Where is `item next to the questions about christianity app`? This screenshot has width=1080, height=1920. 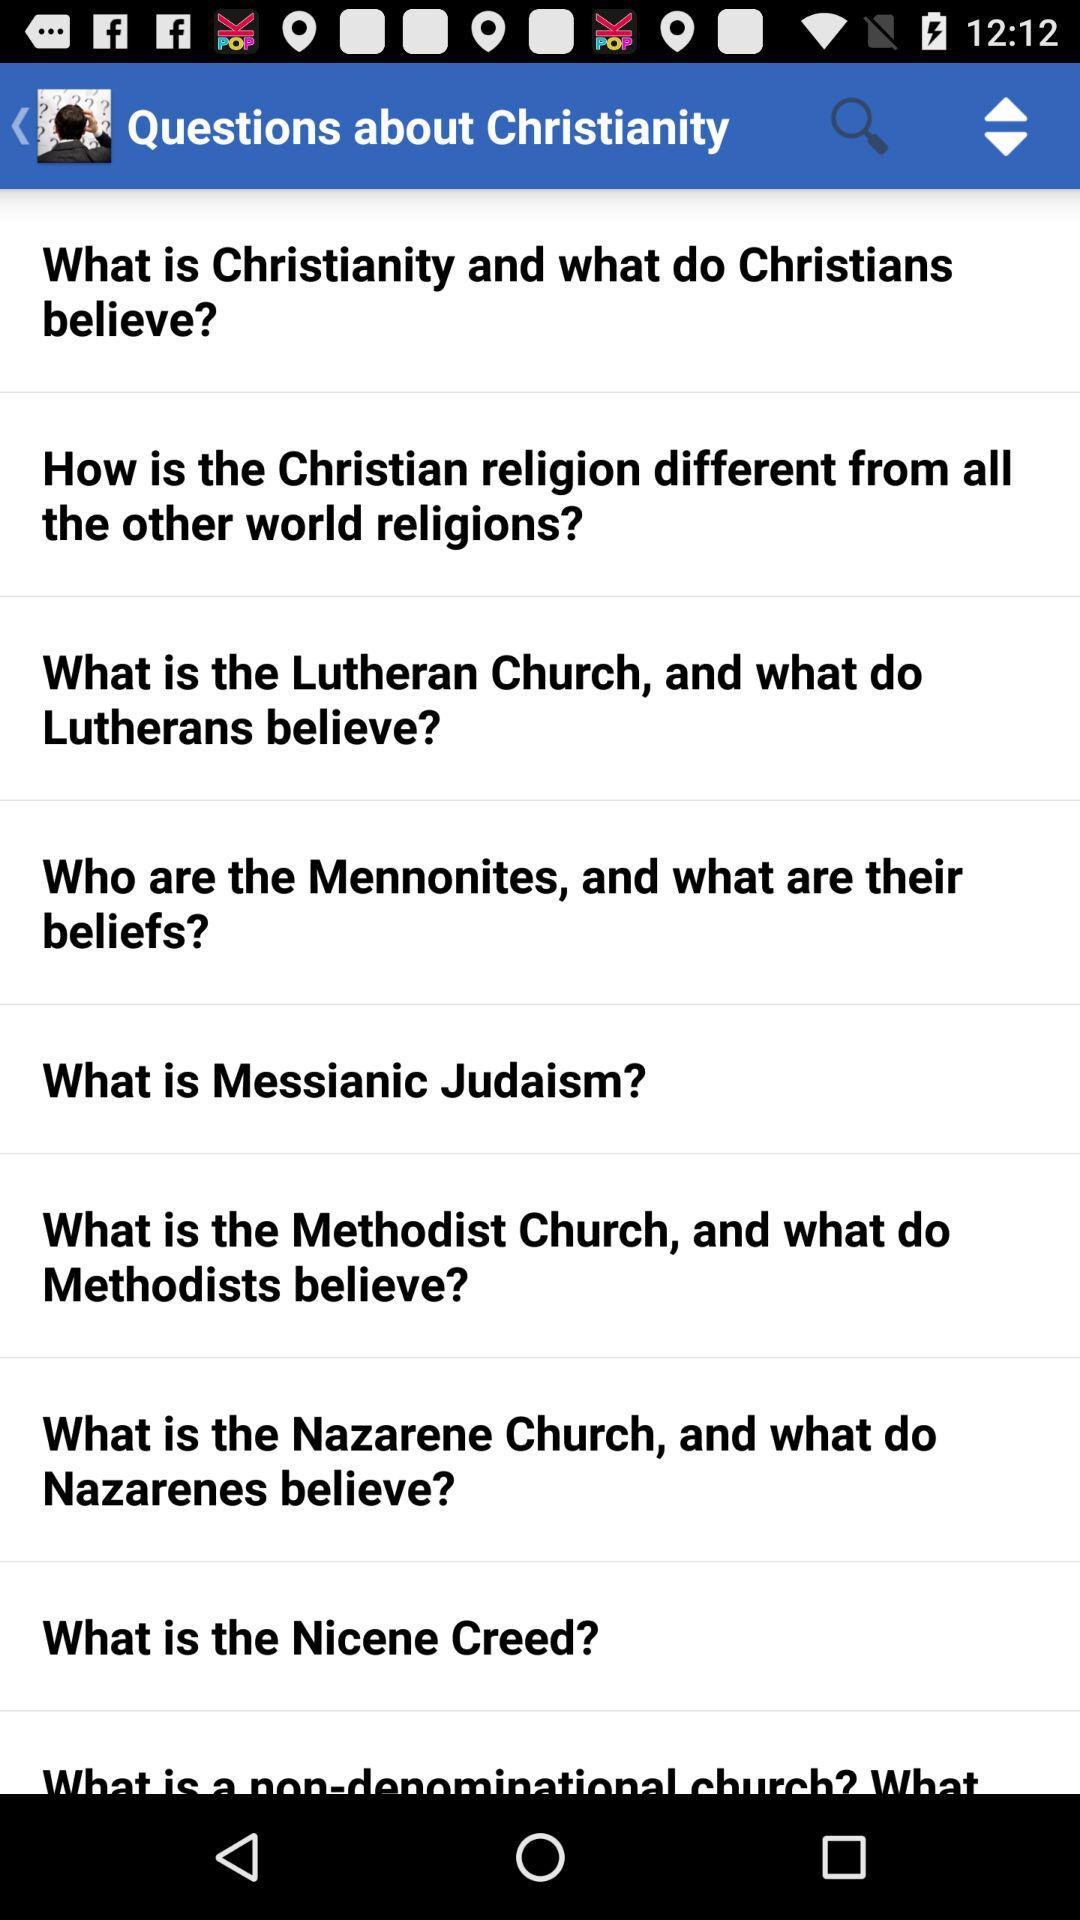
item next to the questions about christianity app is located at coordinates (858, 124).